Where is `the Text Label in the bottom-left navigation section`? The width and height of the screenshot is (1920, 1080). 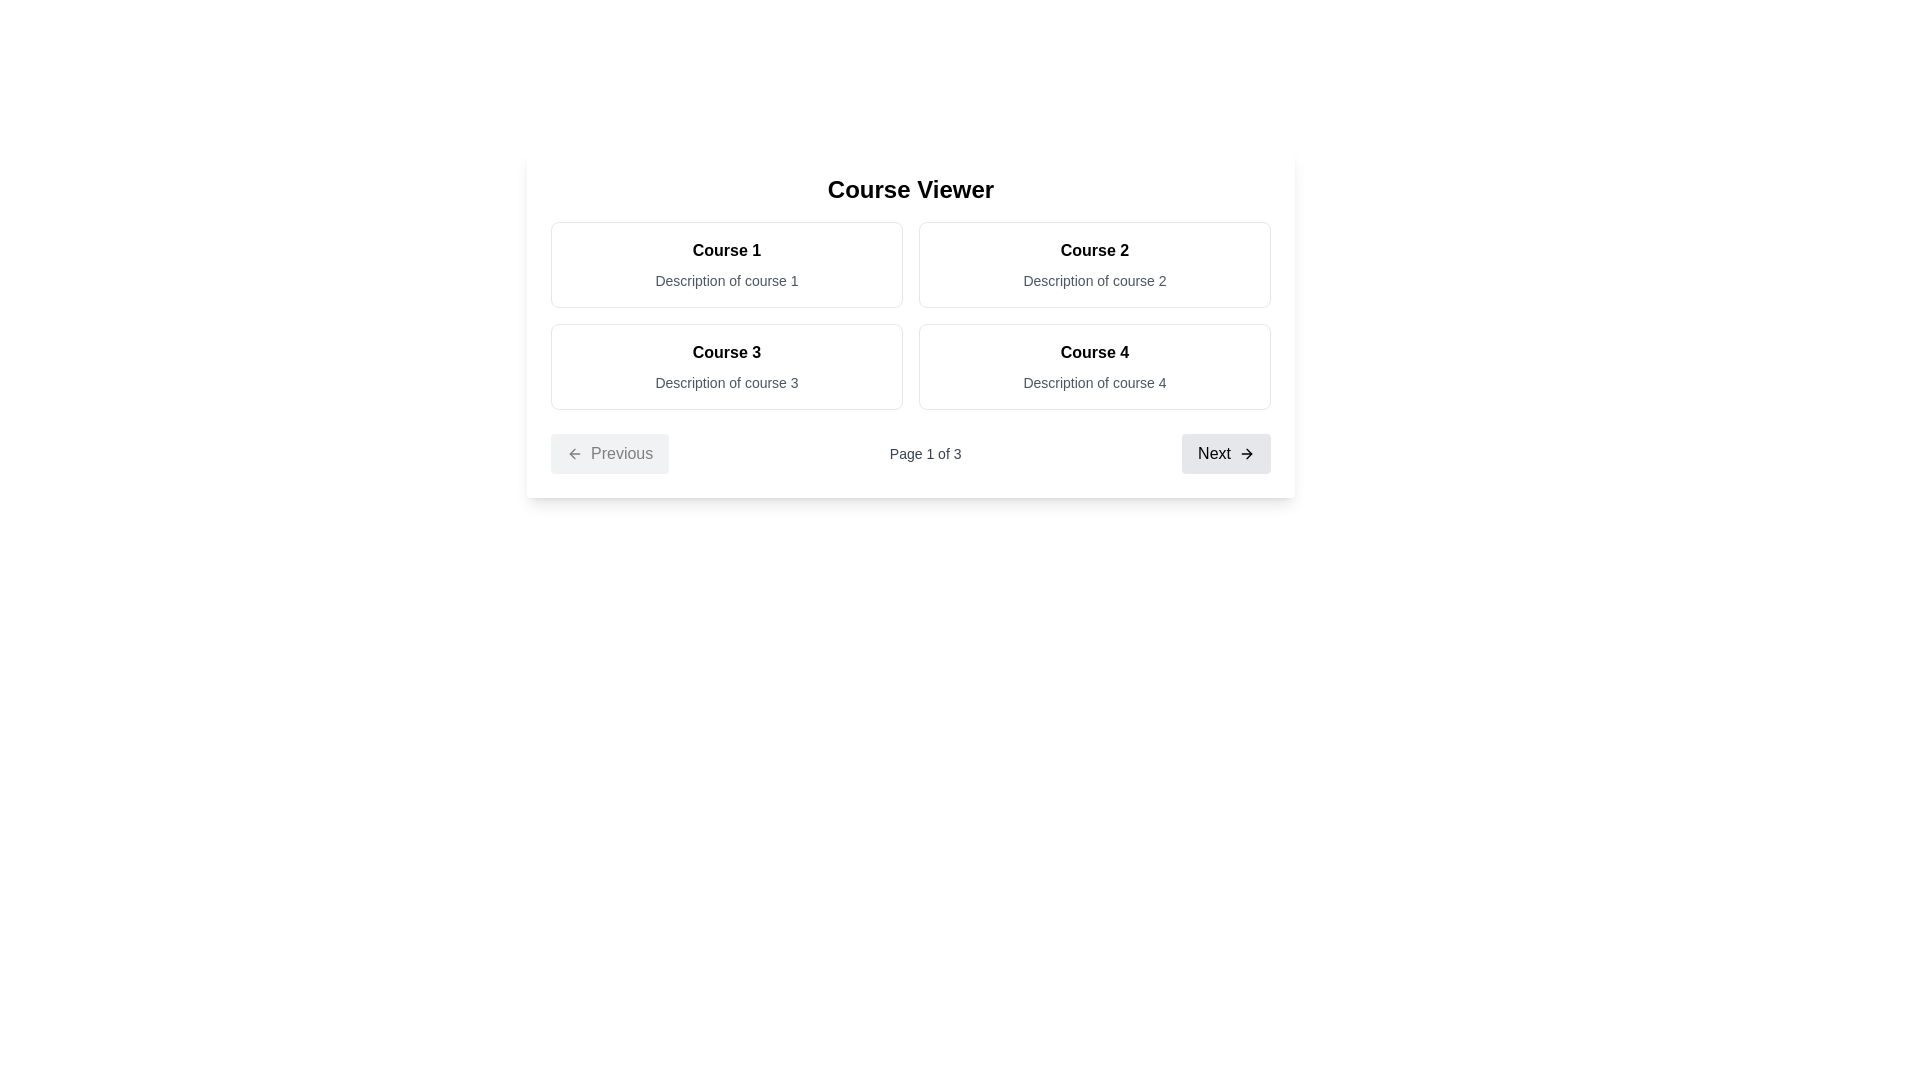 the Text Label in the bottom-left navigation section is located at coordinates (621, 454).